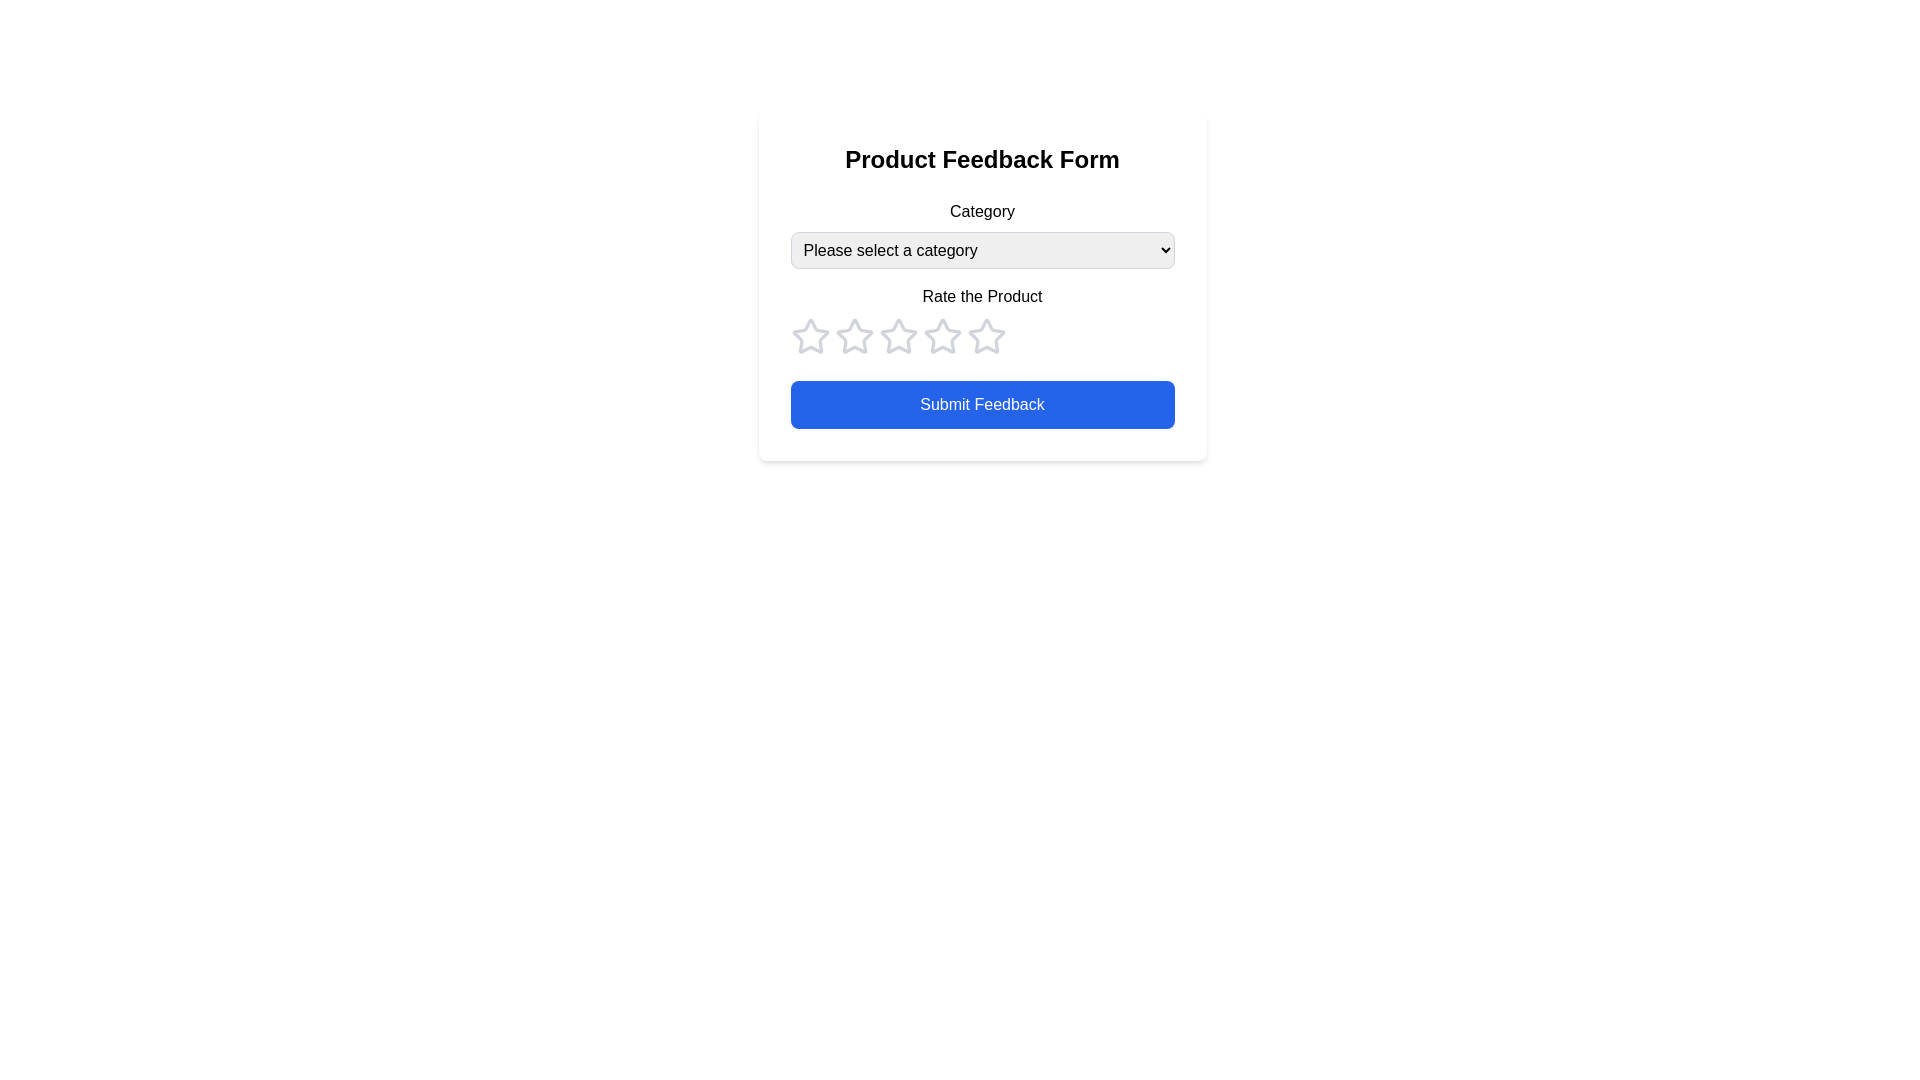 The height and width of the screenshot is (1080, 1920). What do you see at coordinates (982, 297) in the screenshot?
I see `the text label that says 'Rate the Product' which is positioned centrally above the star icons in the feedback form module` at bounding box center [982, 297].